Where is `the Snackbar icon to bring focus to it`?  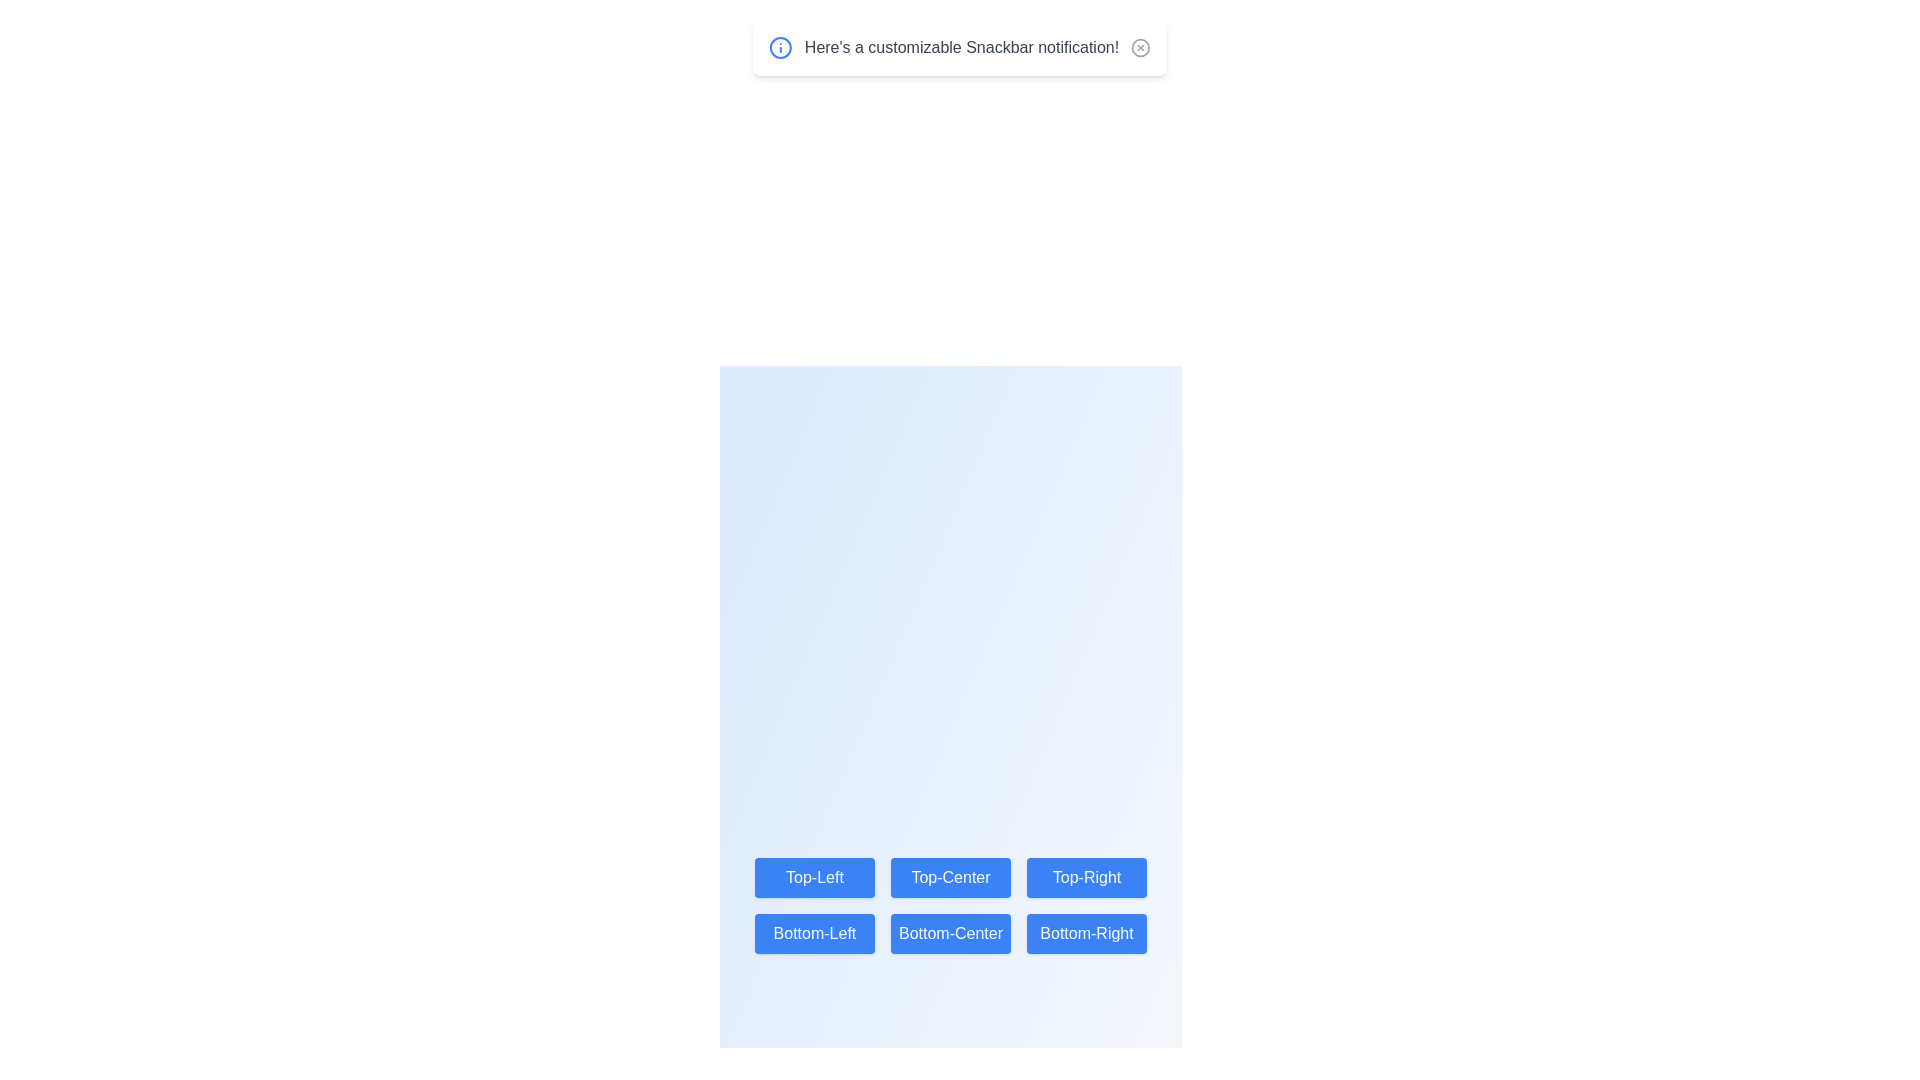 the Snackbar icon to bring focus to it is located at coordinates (779, 46).